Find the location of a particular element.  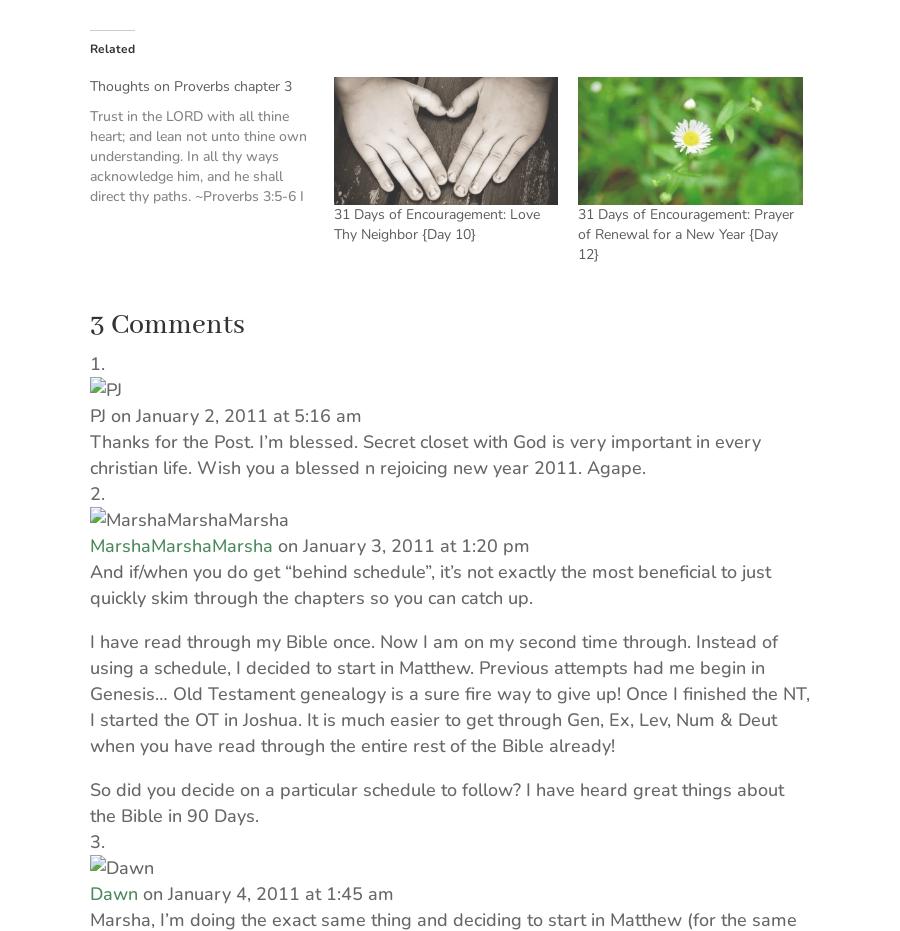

'I have read through my Bible once. Now I am on my second time through. Instead of using a schedule, I decided to start in Matthew. Previous attempts had me begin in Genesis… Old Testament genealogy is a sure fire way to give up! Once I finished the NT, I started the OT in Joshua. It is much easier to get through Gen, Ex, Lev, Num & Deut when you have read through the entire rest of the Bible already!' is located at coordinates (450, 692).